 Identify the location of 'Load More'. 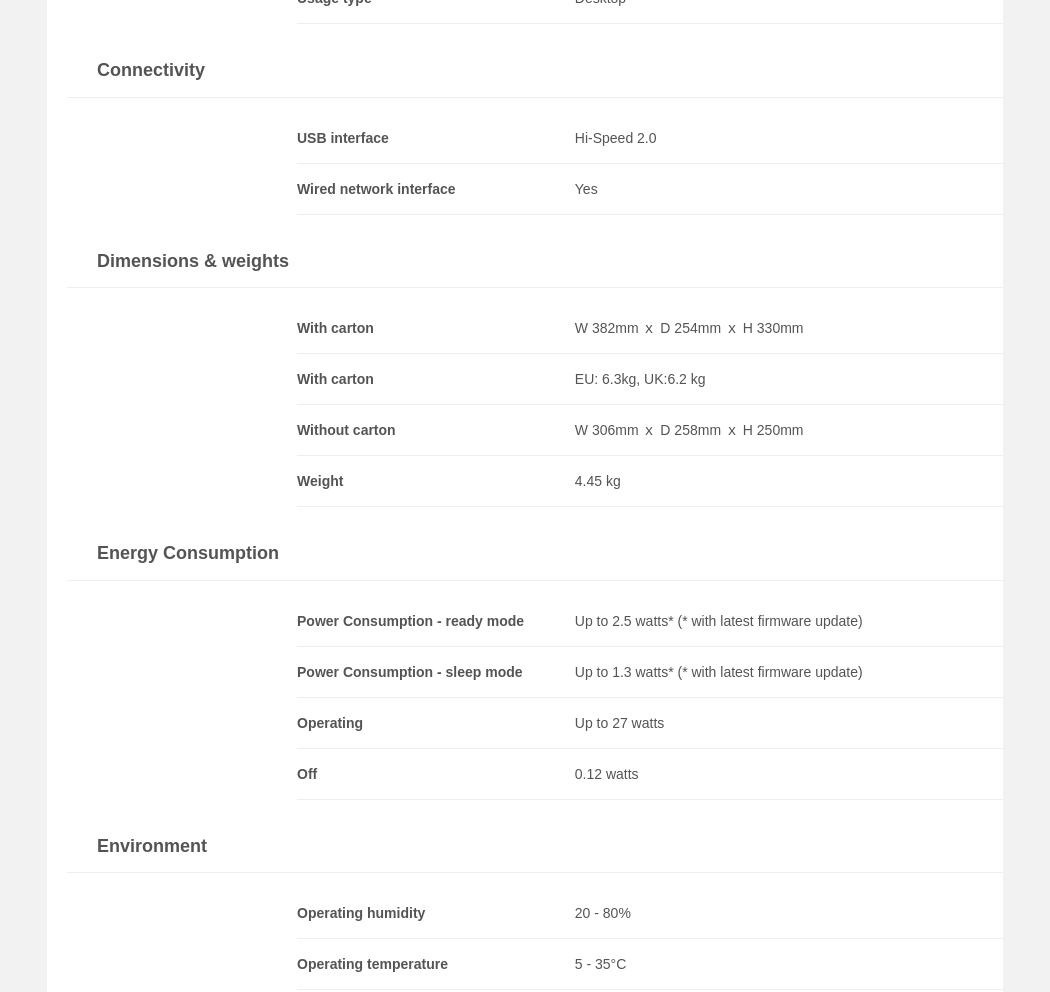
(488, 722).